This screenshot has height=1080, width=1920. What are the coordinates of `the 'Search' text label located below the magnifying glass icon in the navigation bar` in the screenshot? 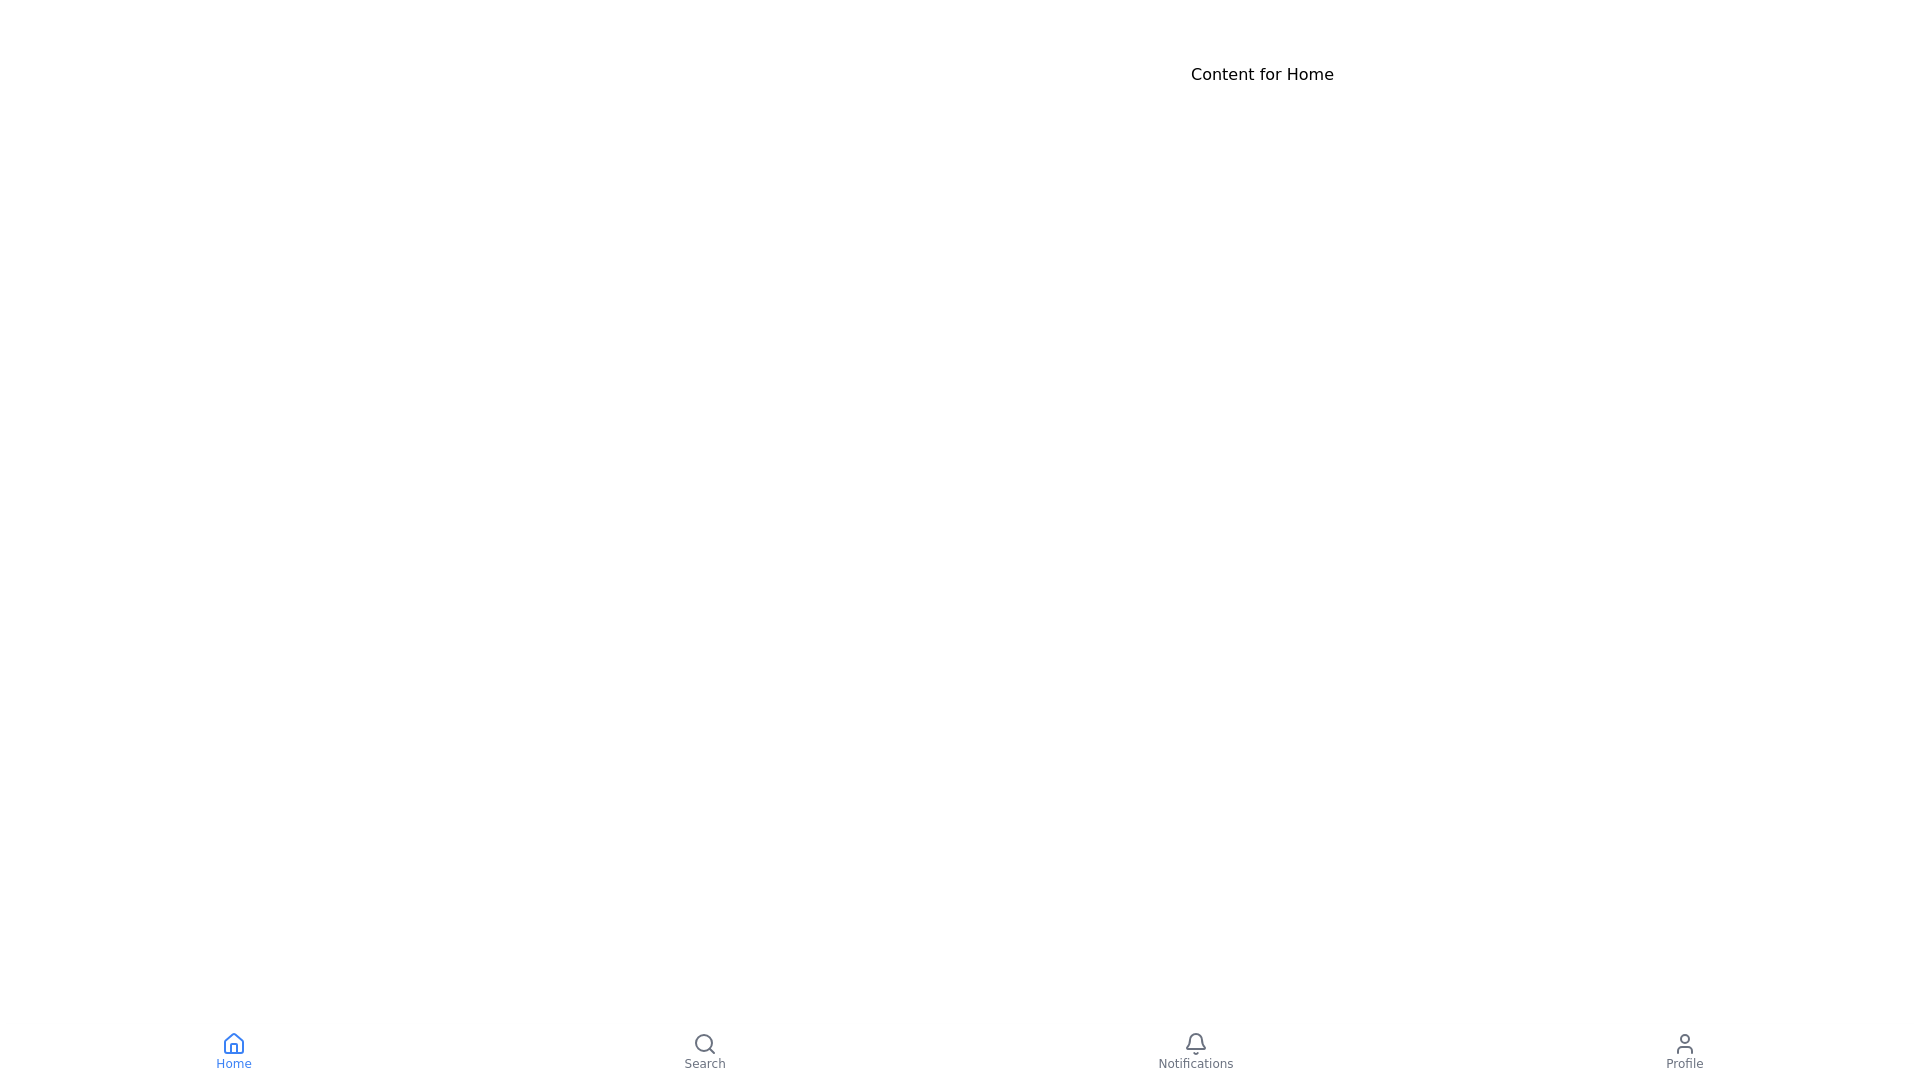 It's located at (705, 1063).